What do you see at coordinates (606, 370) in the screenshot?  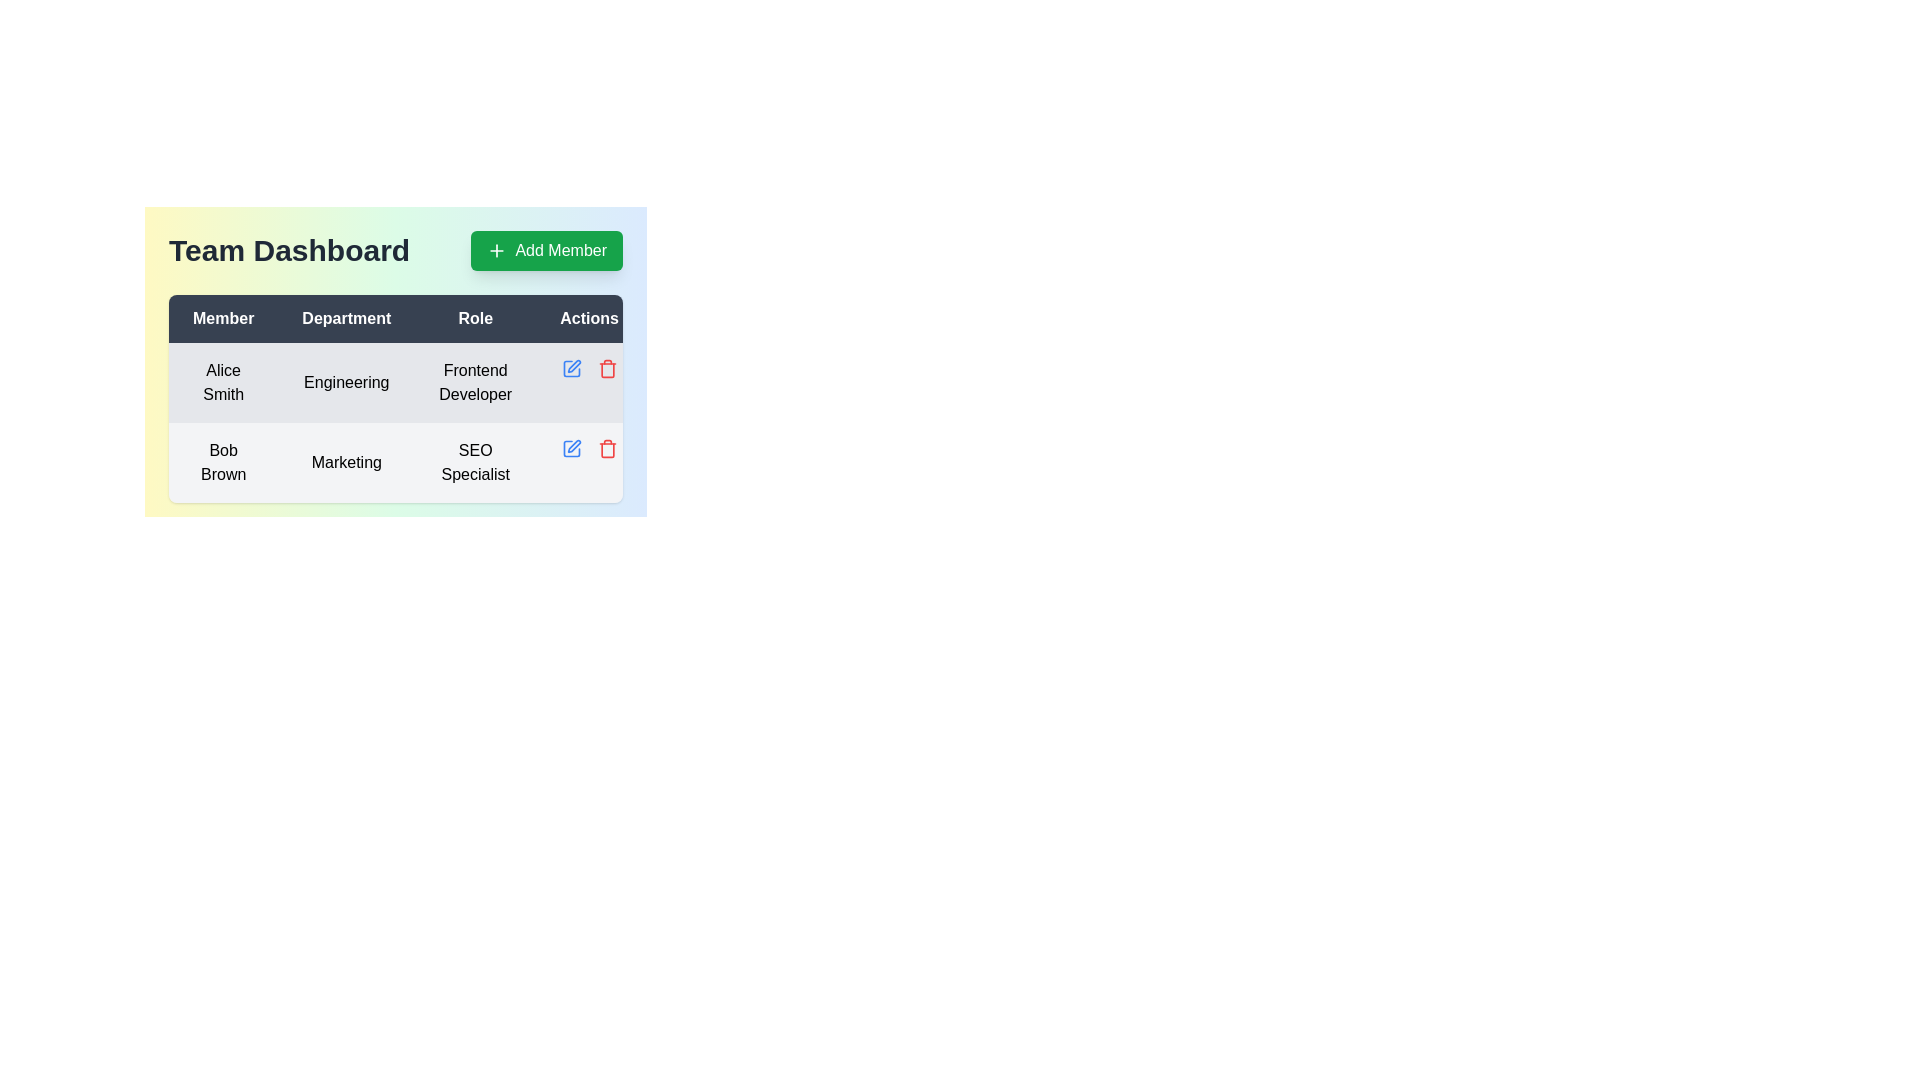 I see `the visual part of the trash bin icon located in the 'Actions' column, specifically in the second data row adjacent to 'Bob Brown'` at bounding box center [606, 370].